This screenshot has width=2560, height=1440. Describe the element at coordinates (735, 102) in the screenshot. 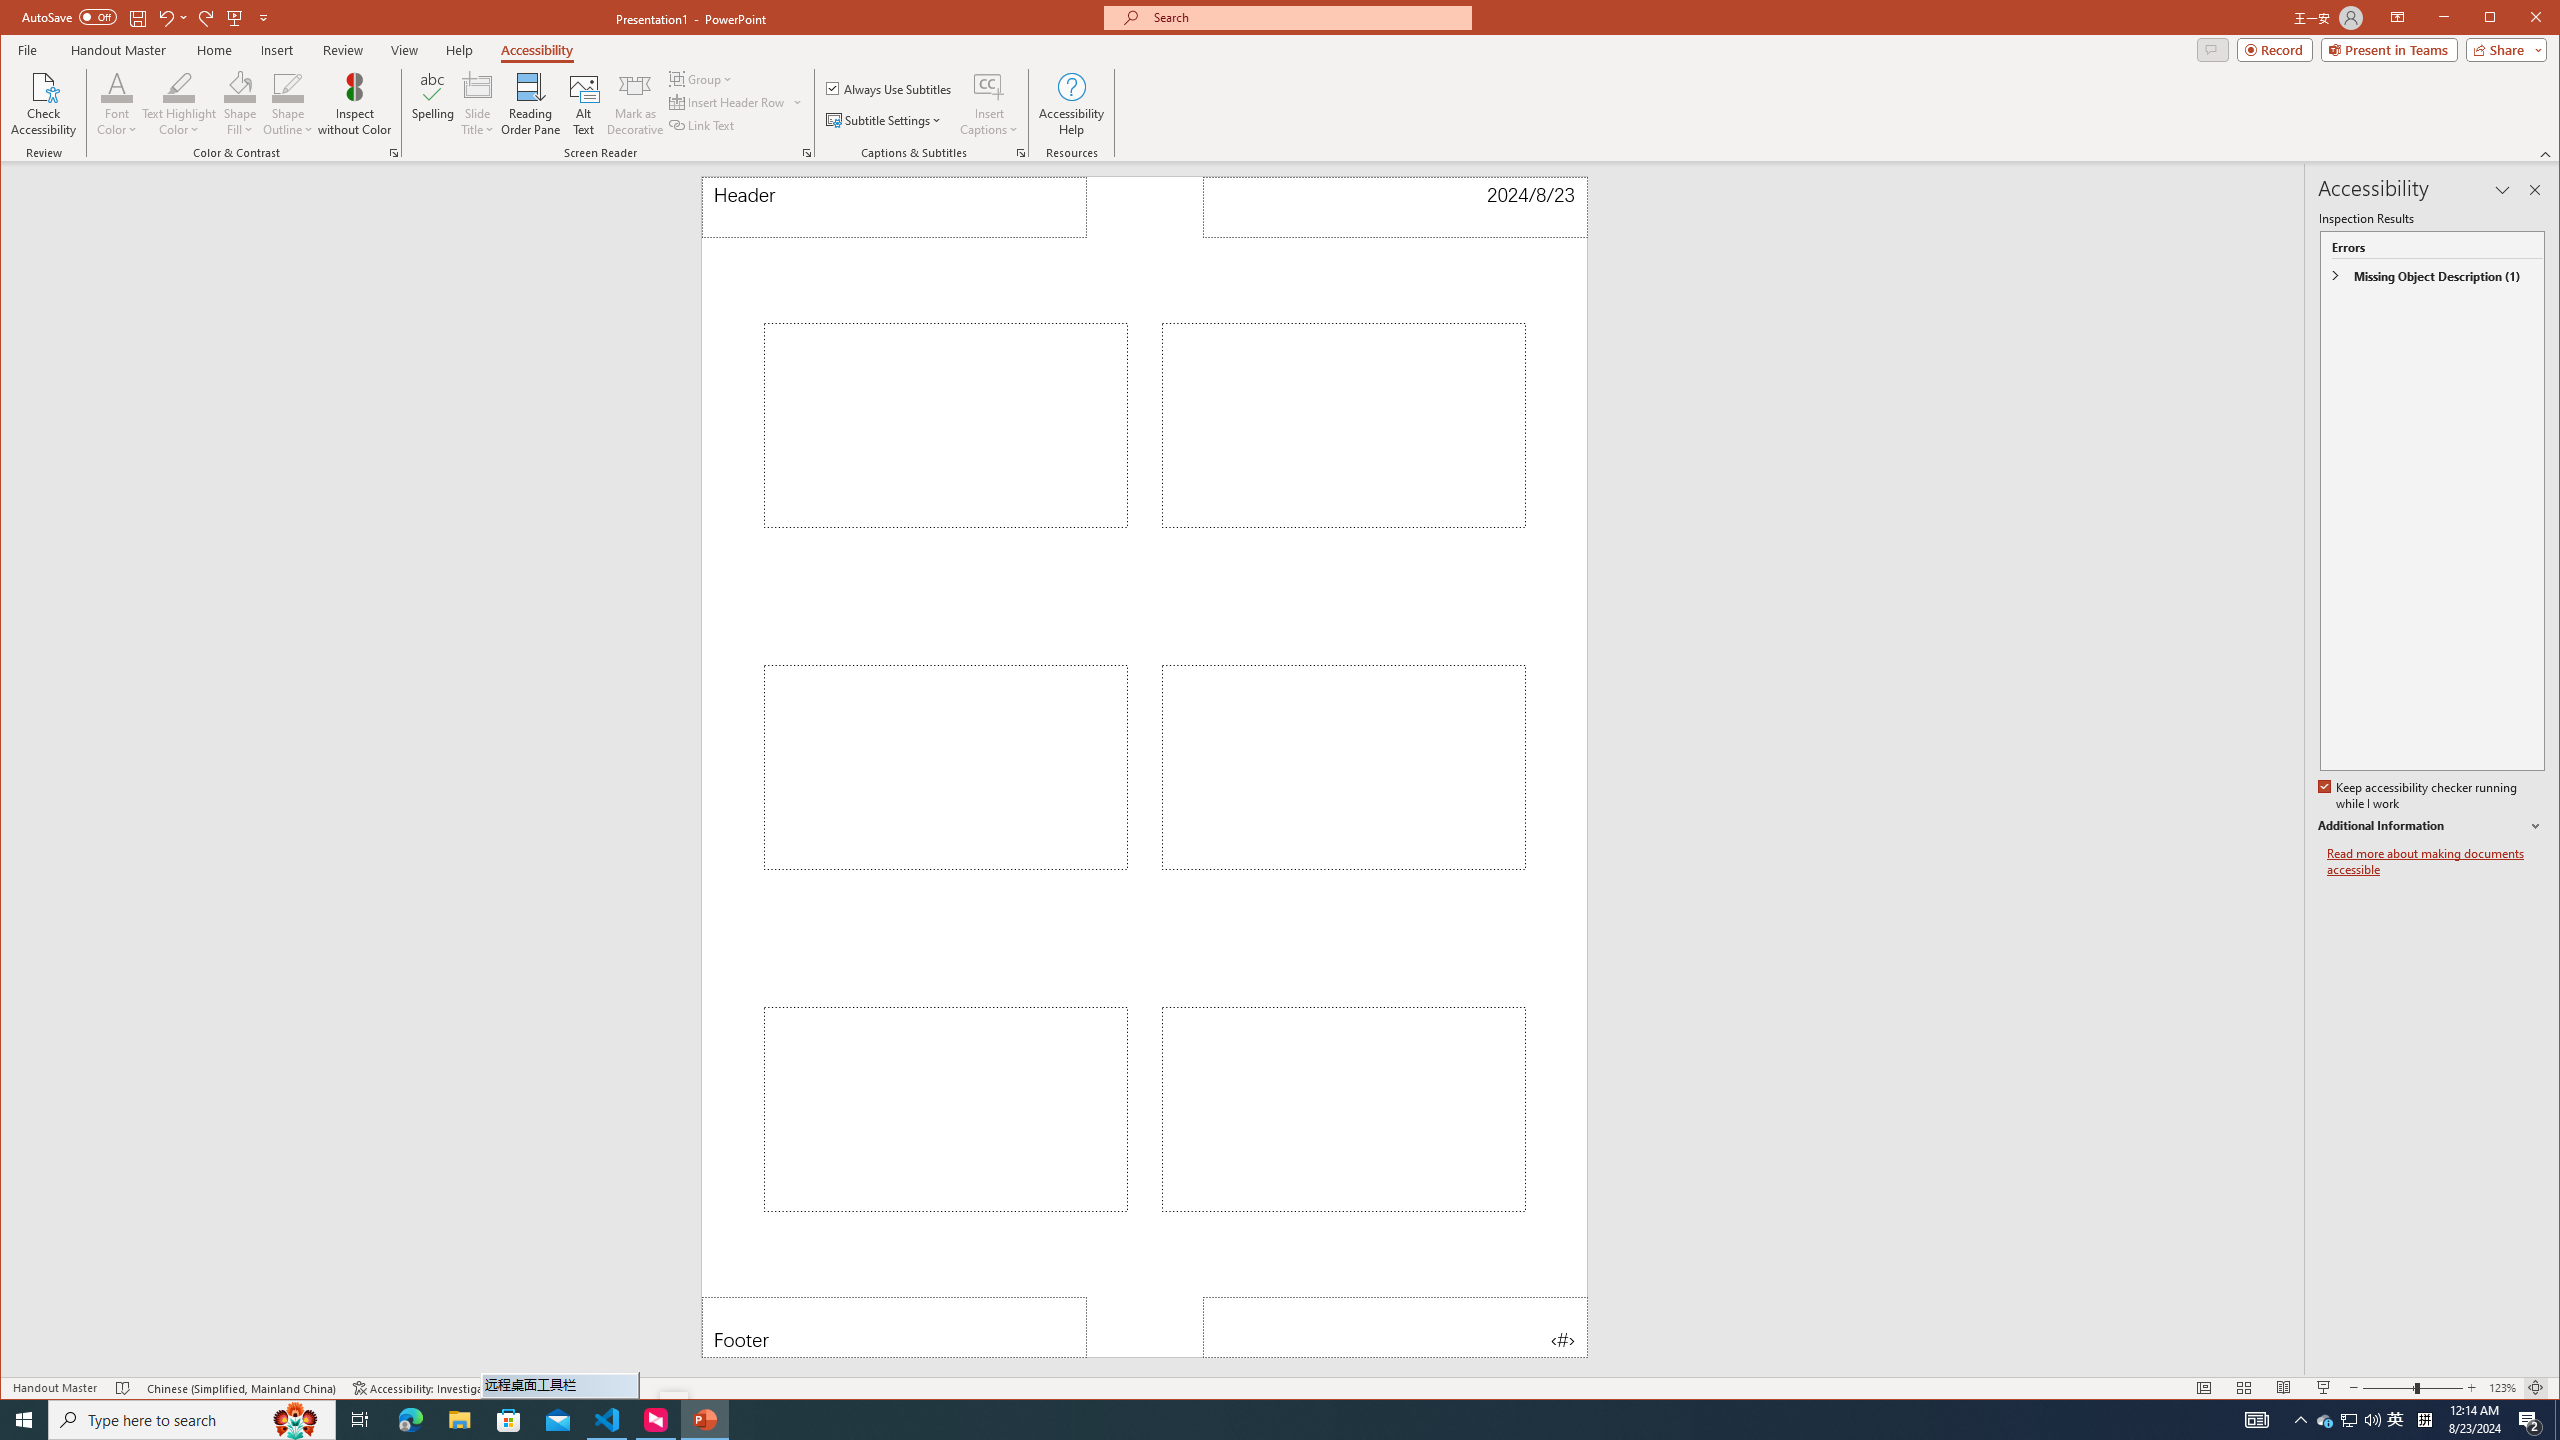

I see `'Insert Header Row'` at that location.